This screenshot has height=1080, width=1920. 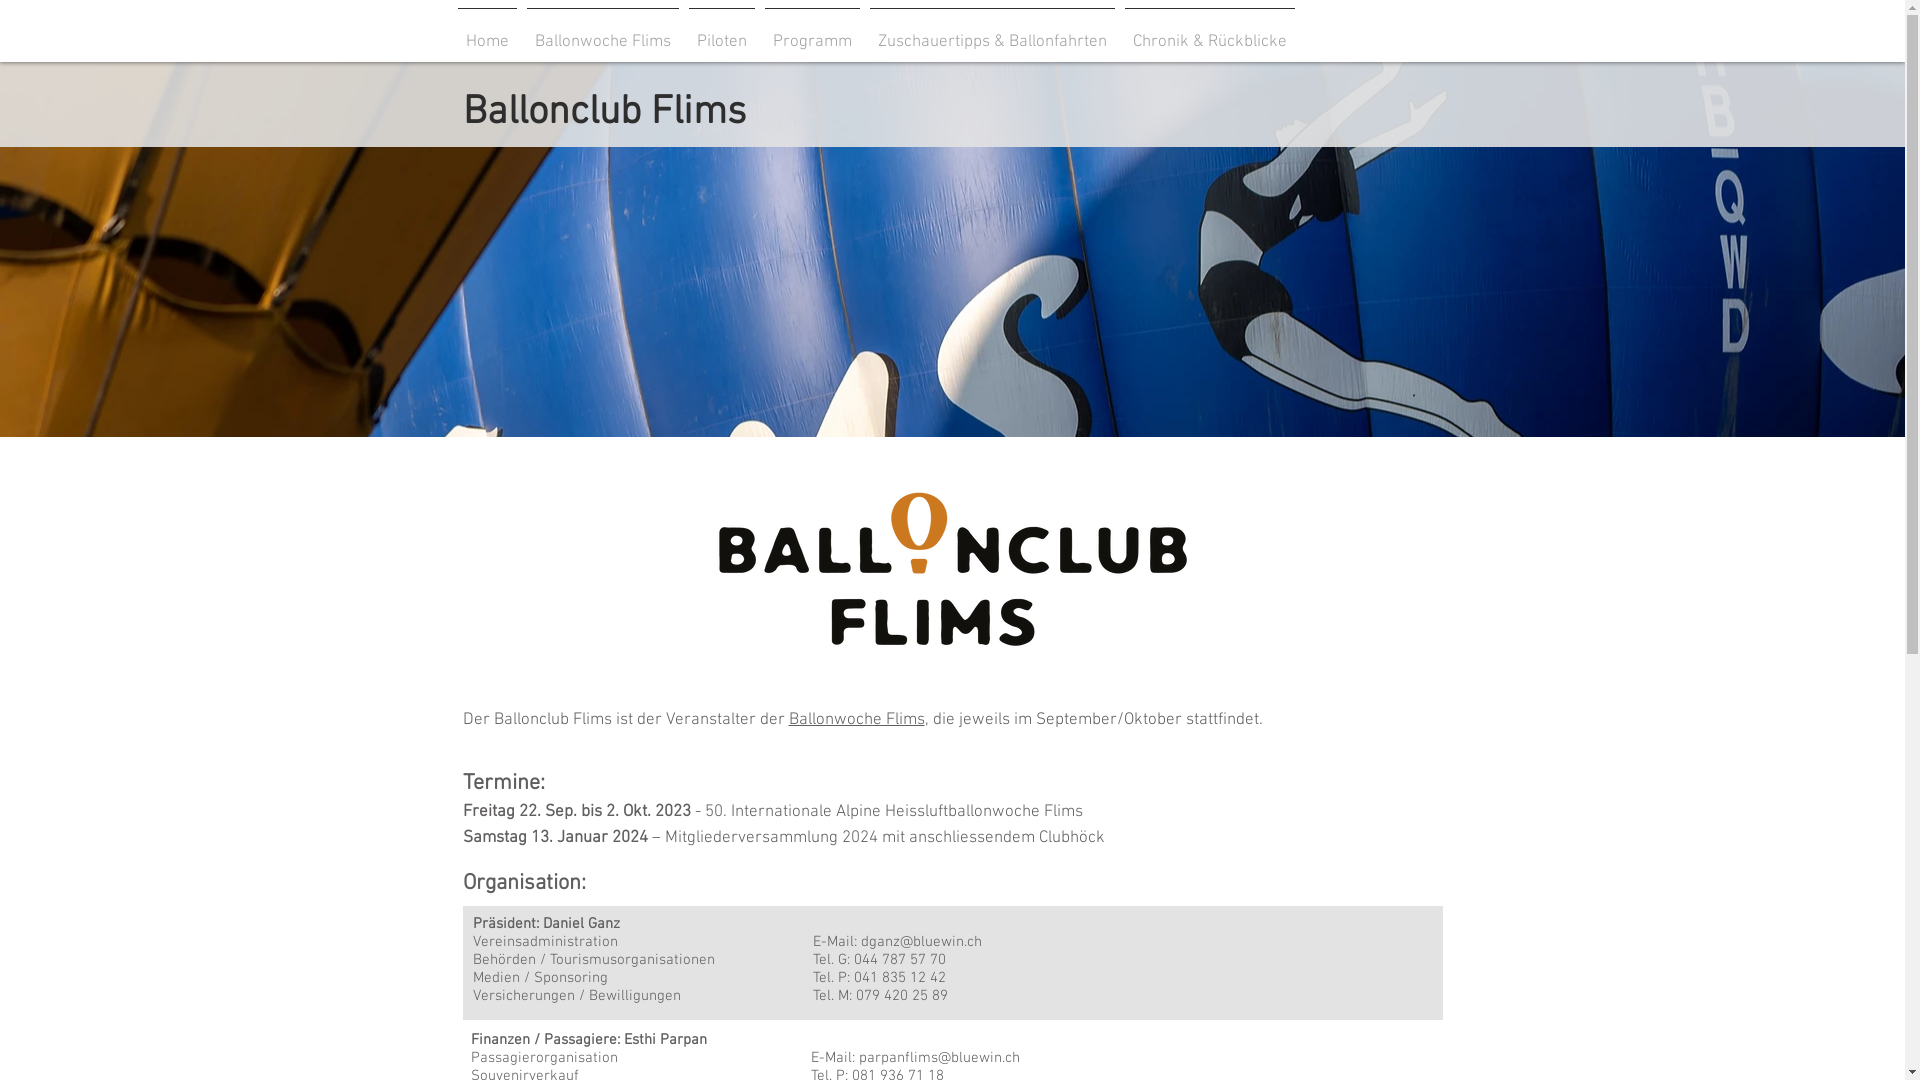 What do you see at coordinates (684, 33) in the screenshot?
I see `'Piloten'` at bounding box center [684, 33].